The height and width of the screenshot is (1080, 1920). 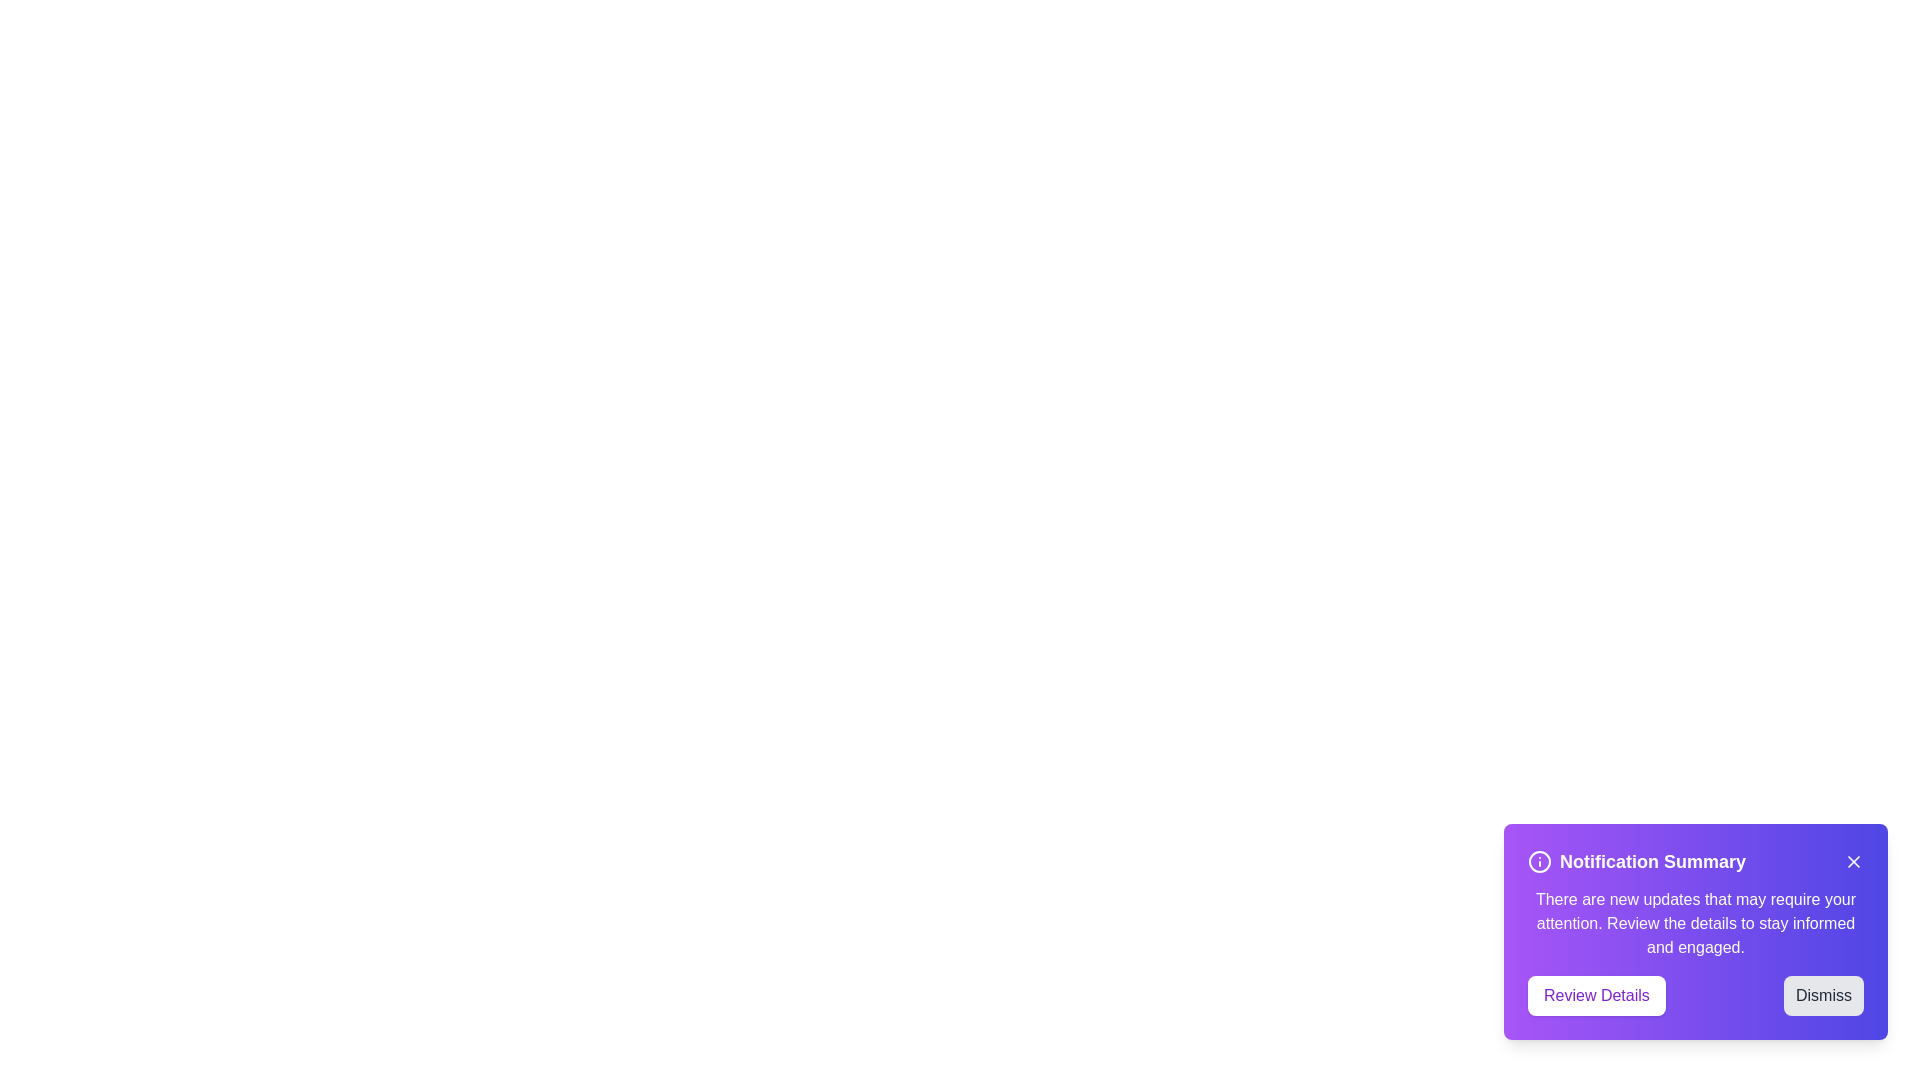 I want to click on 'Review Details' button to view additional information, so click(x=1595, y=995).